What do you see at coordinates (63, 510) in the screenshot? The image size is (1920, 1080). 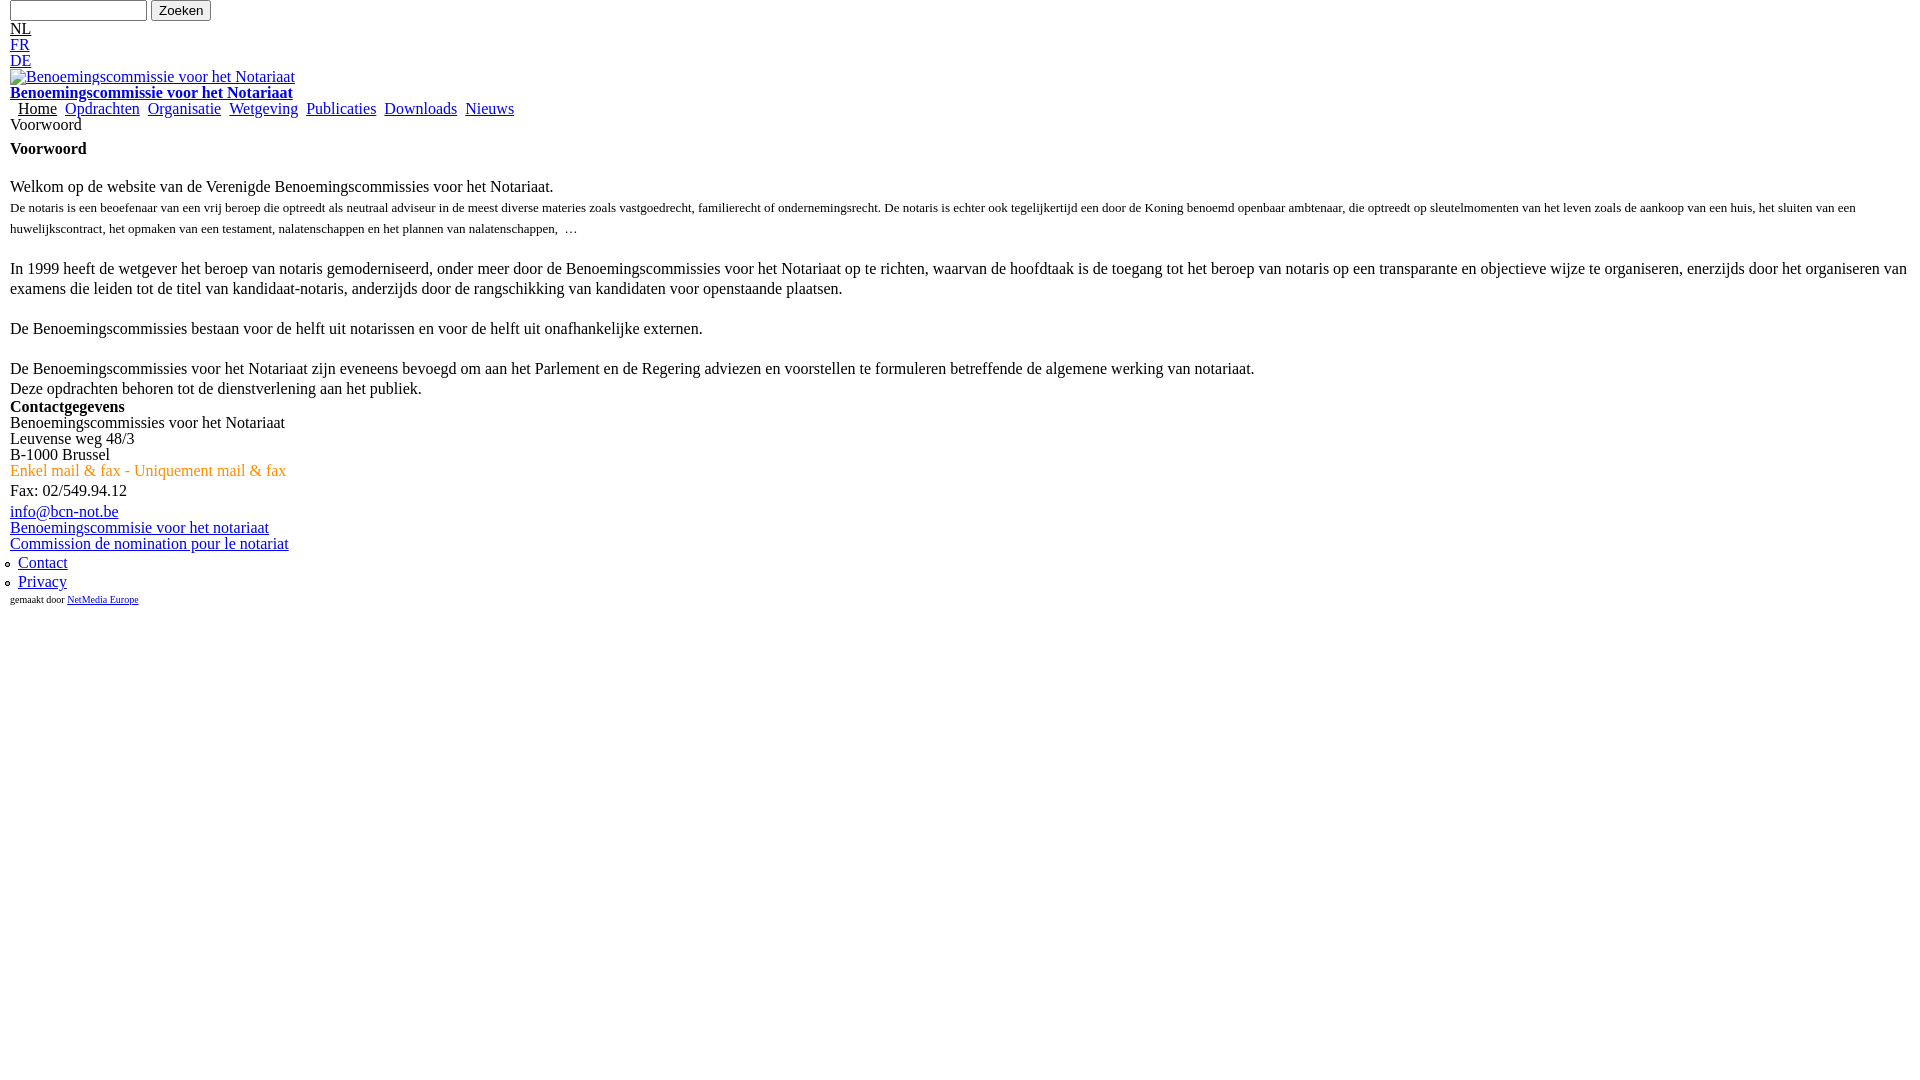 I see `'info@bcn-not.be'` at bounding box center [63, 510].